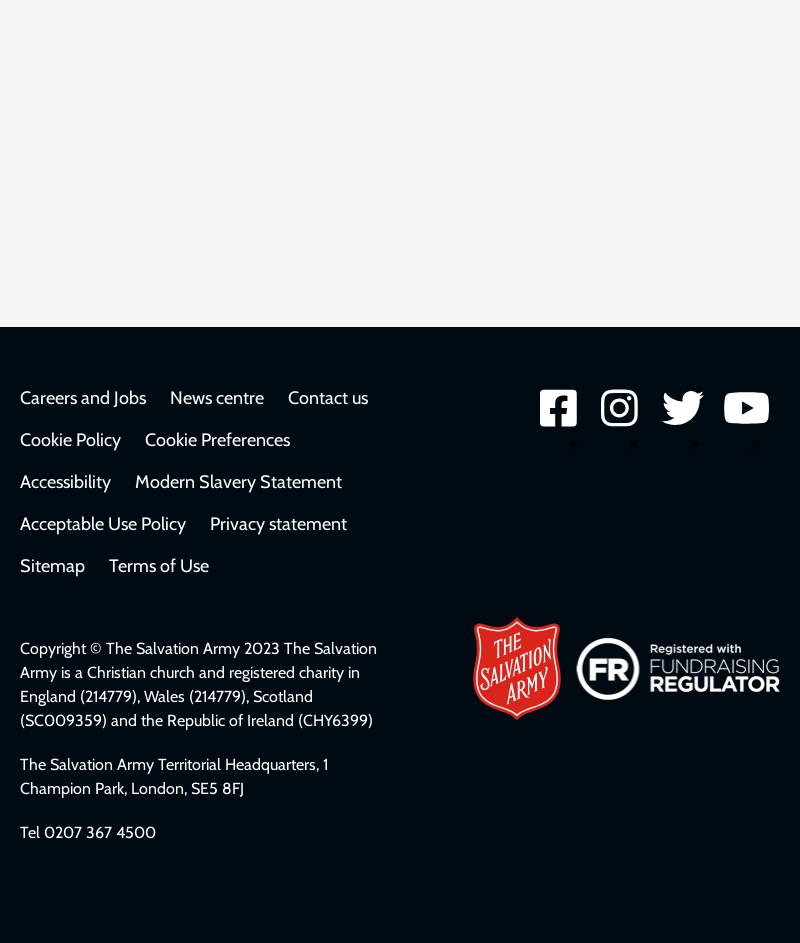 This screenshot has height=943, width=800. I want to click on 'Copyright © The Salvation Army 2023 The Salvation Army is a Christian church and registered charity in England (214779), Wales (214779), Scotland (SC009359) and the Republic of Ireland (CHY6399)', so click(20, 683).